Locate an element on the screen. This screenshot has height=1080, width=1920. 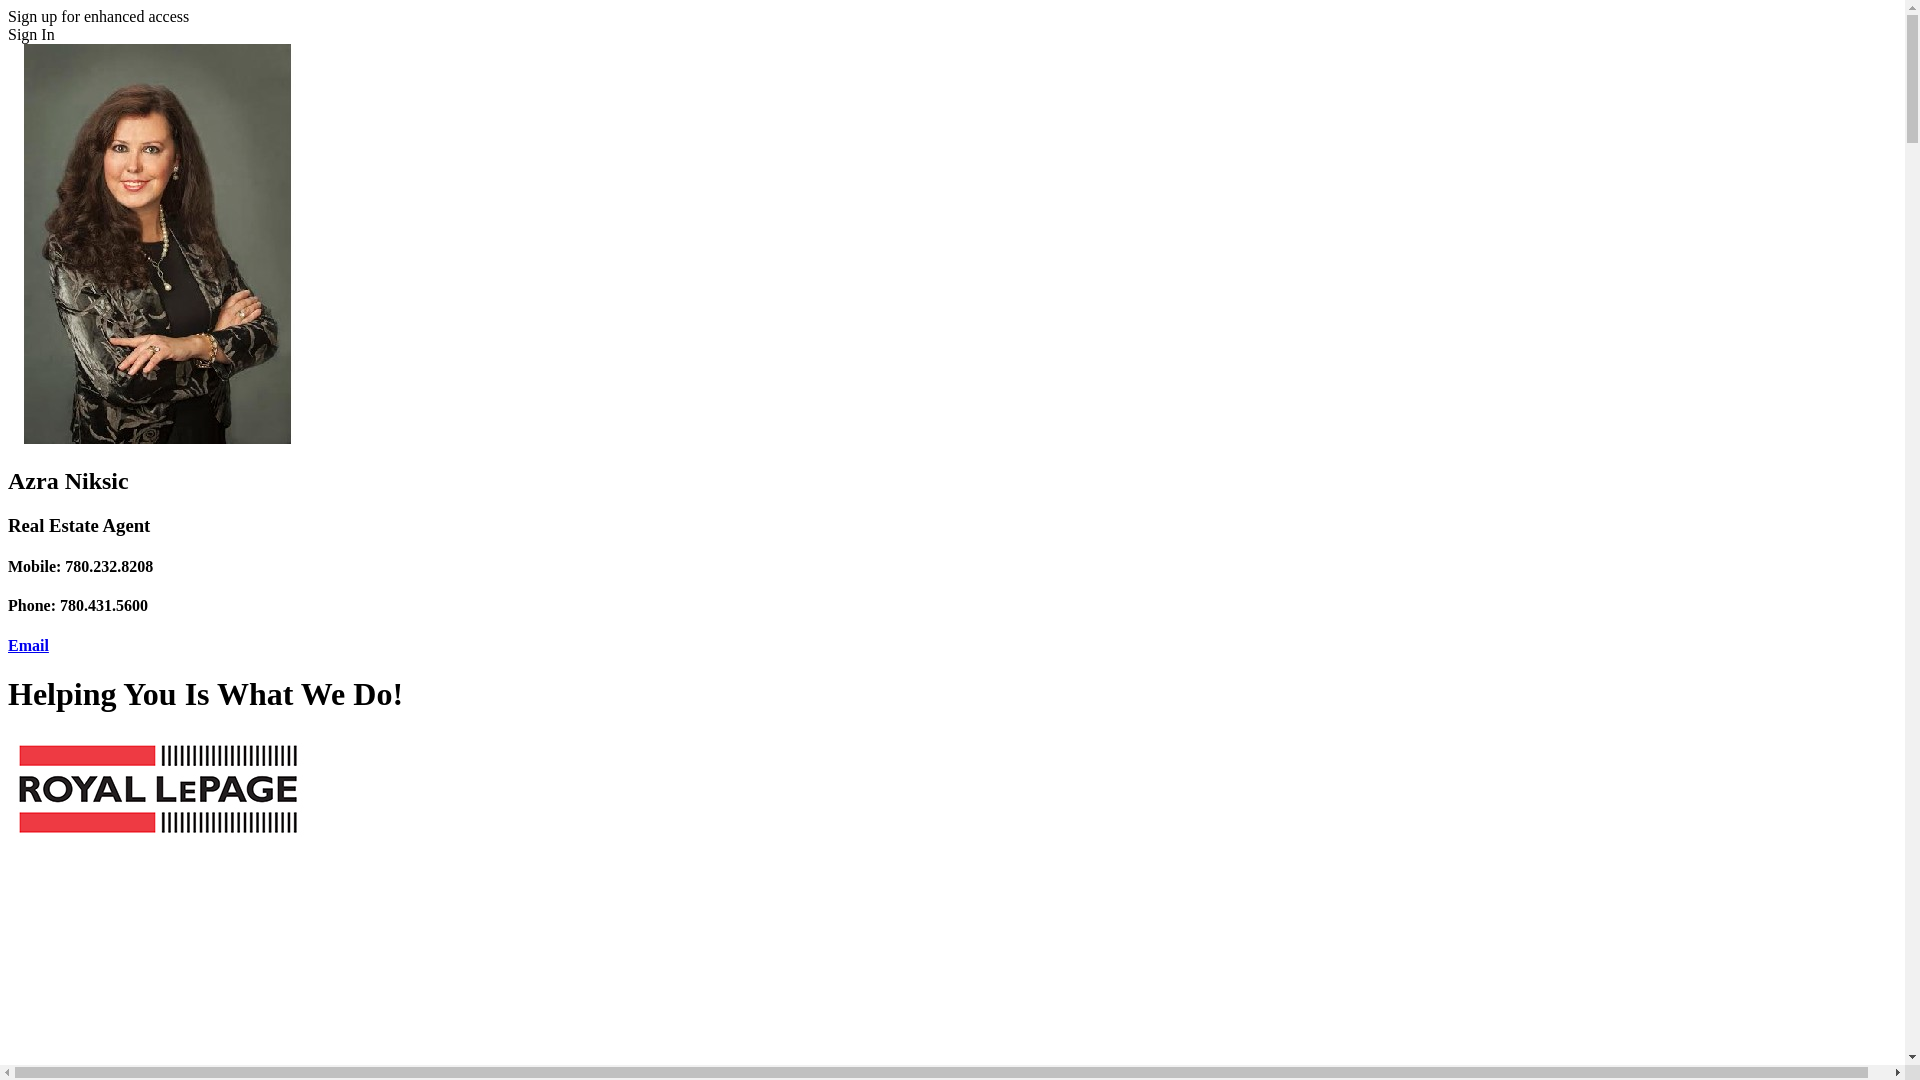
'Email' is located at coordinates (28, 645).